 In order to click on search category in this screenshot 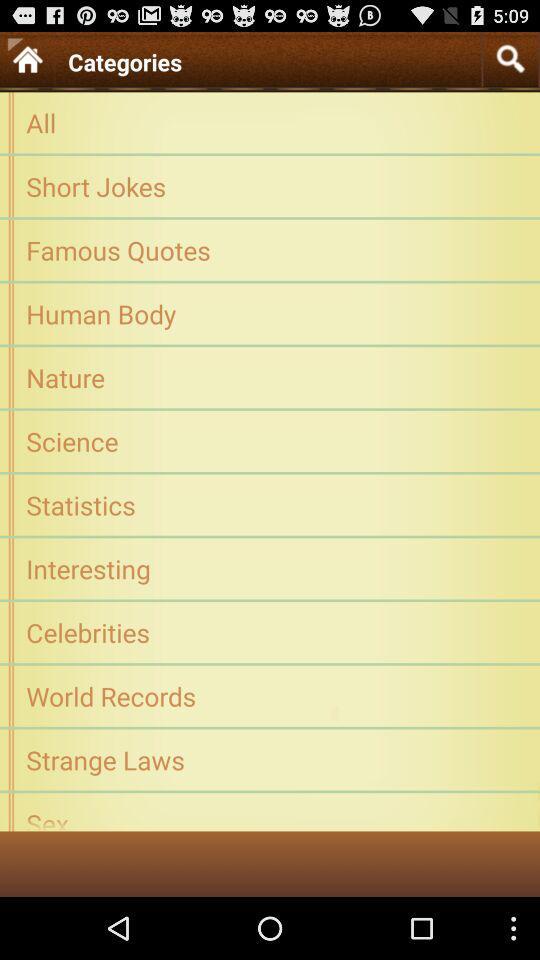, I will do `click(510, 58)`.